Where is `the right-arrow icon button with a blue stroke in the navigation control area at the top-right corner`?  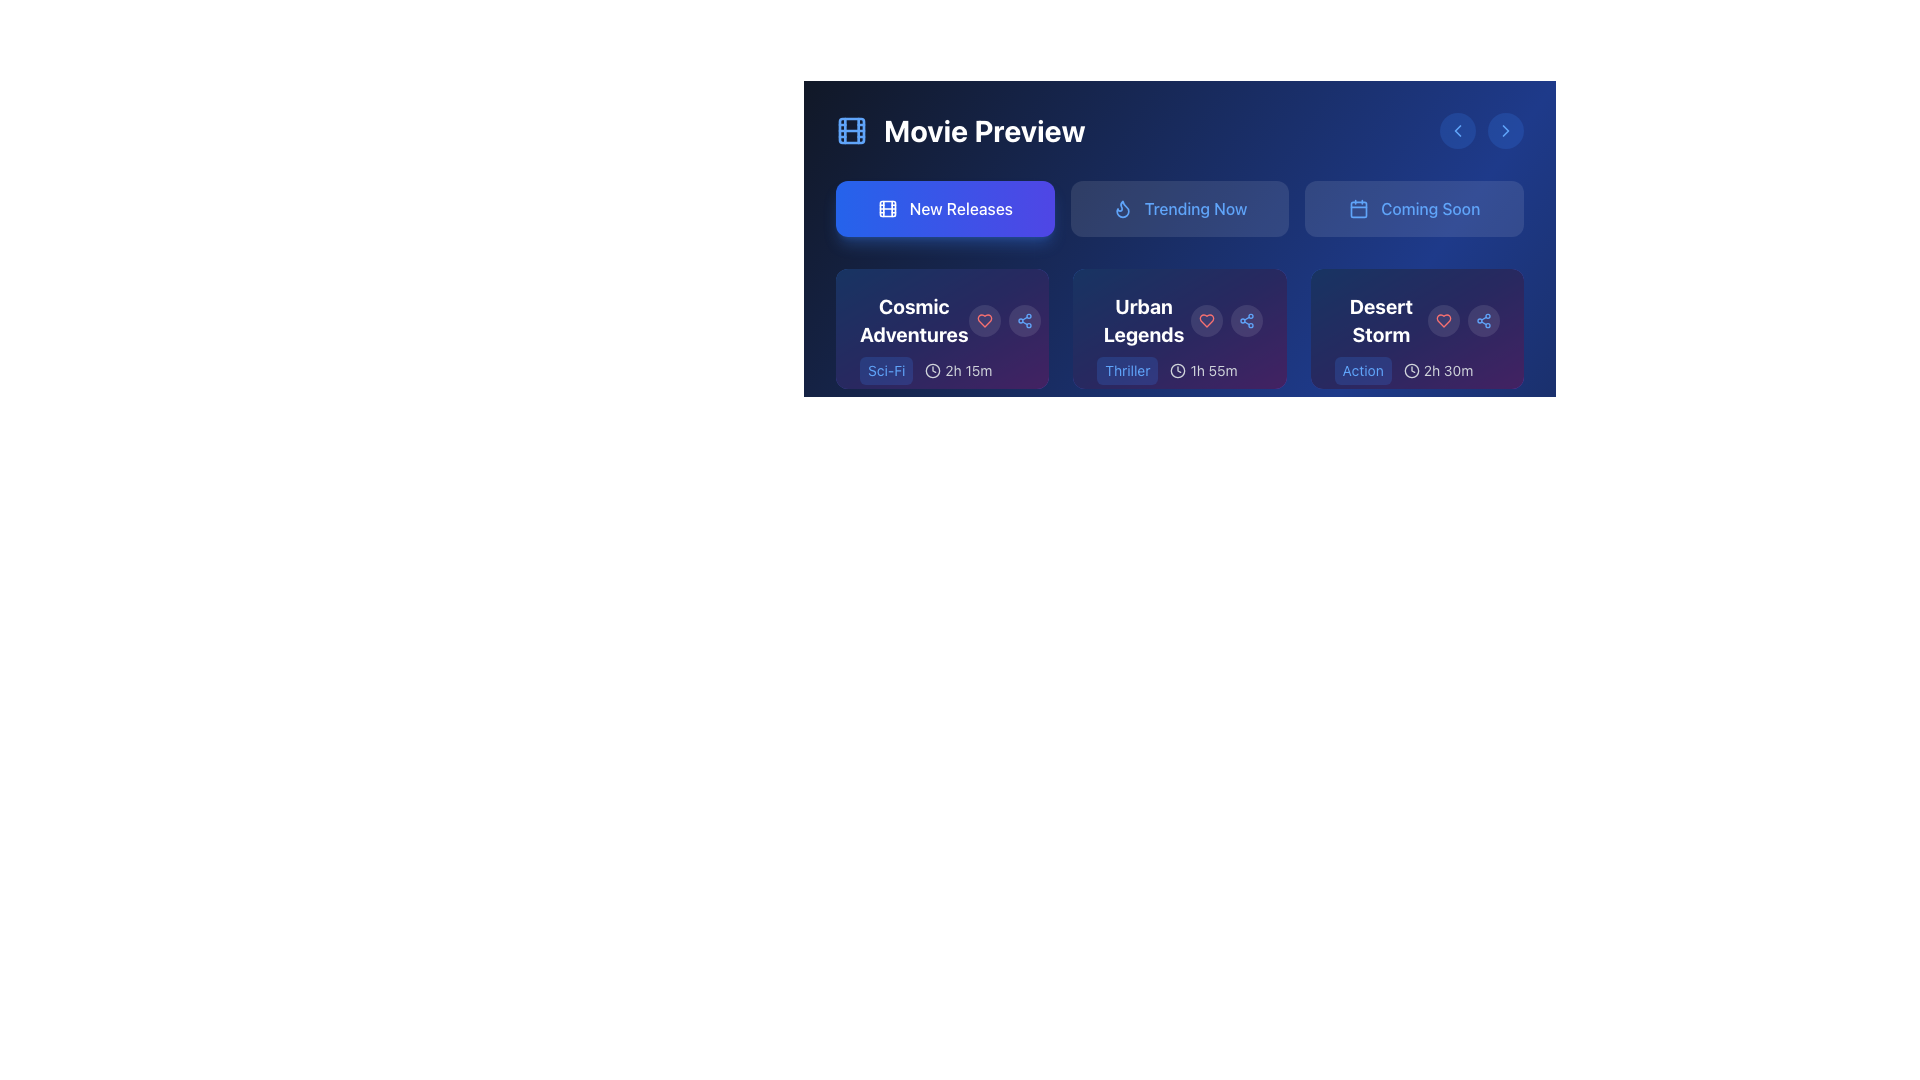 the right-arrow icon button with a blue stroke in the navigation control area at the top-right corner is located at coordinates (1506, 131).